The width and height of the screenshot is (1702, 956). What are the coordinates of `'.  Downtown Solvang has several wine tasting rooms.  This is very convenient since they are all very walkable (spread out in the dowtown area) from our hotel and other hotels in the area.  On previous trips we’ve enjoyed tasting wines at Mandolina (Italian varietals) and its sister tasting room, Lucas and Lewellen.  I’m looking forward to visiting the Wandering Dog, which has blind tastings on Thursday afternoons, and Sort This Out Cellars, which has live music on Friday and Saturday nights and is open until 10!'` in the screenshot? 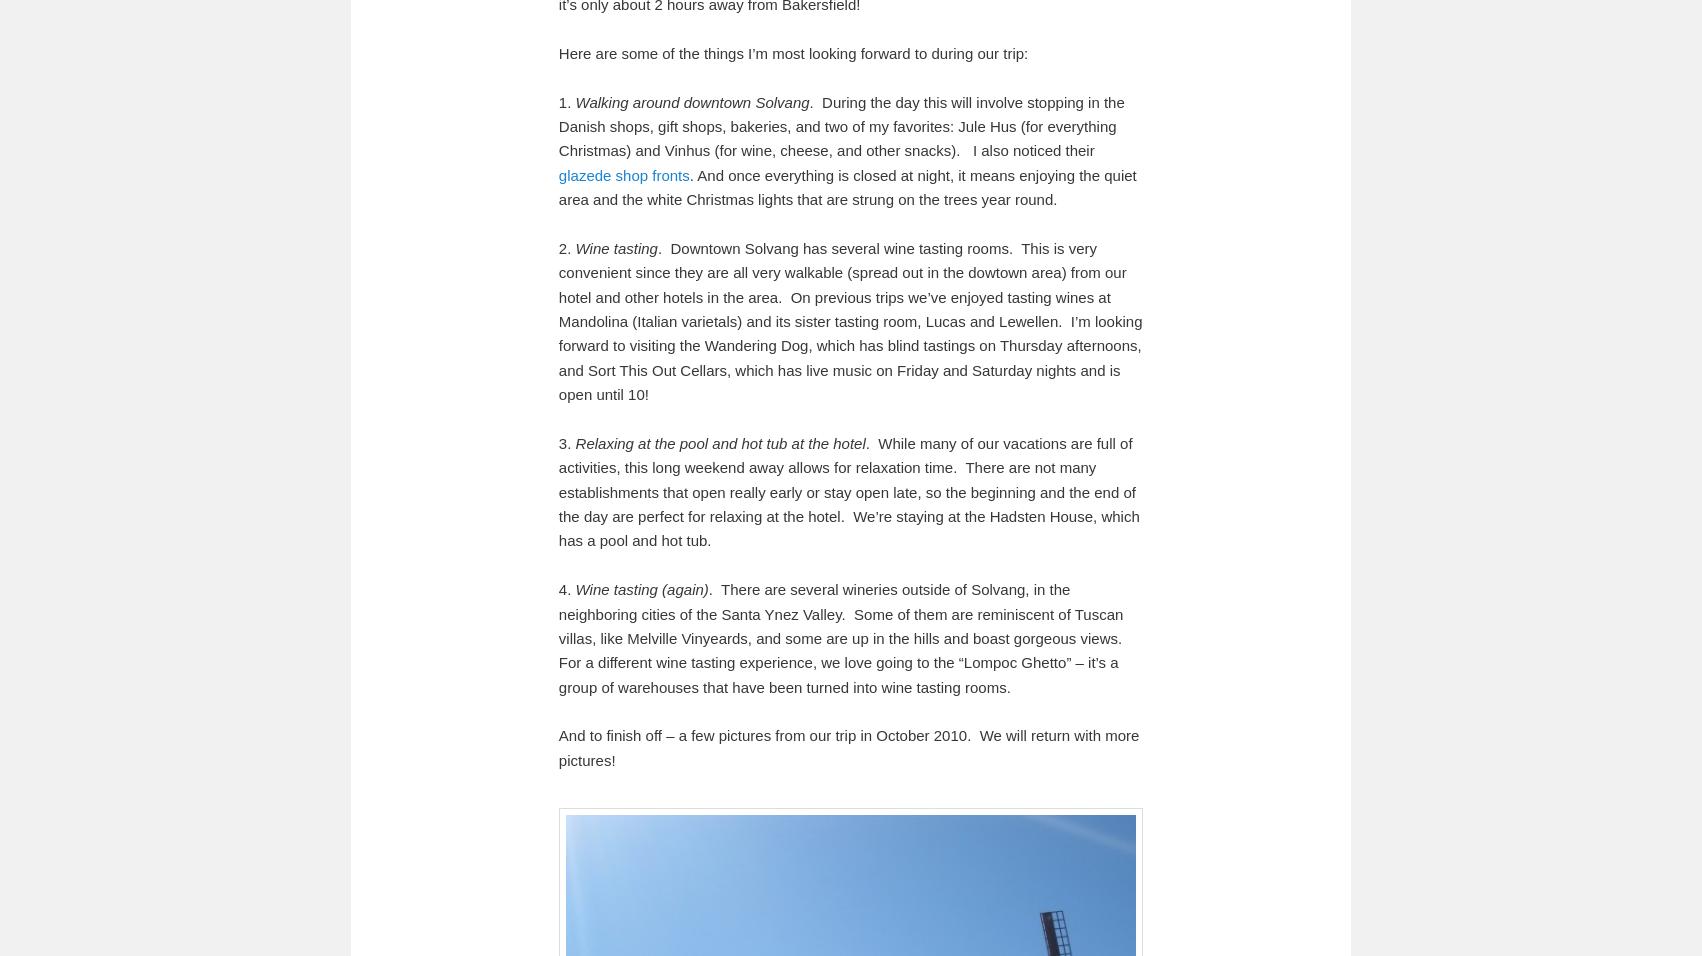 It's located at (848, 320).